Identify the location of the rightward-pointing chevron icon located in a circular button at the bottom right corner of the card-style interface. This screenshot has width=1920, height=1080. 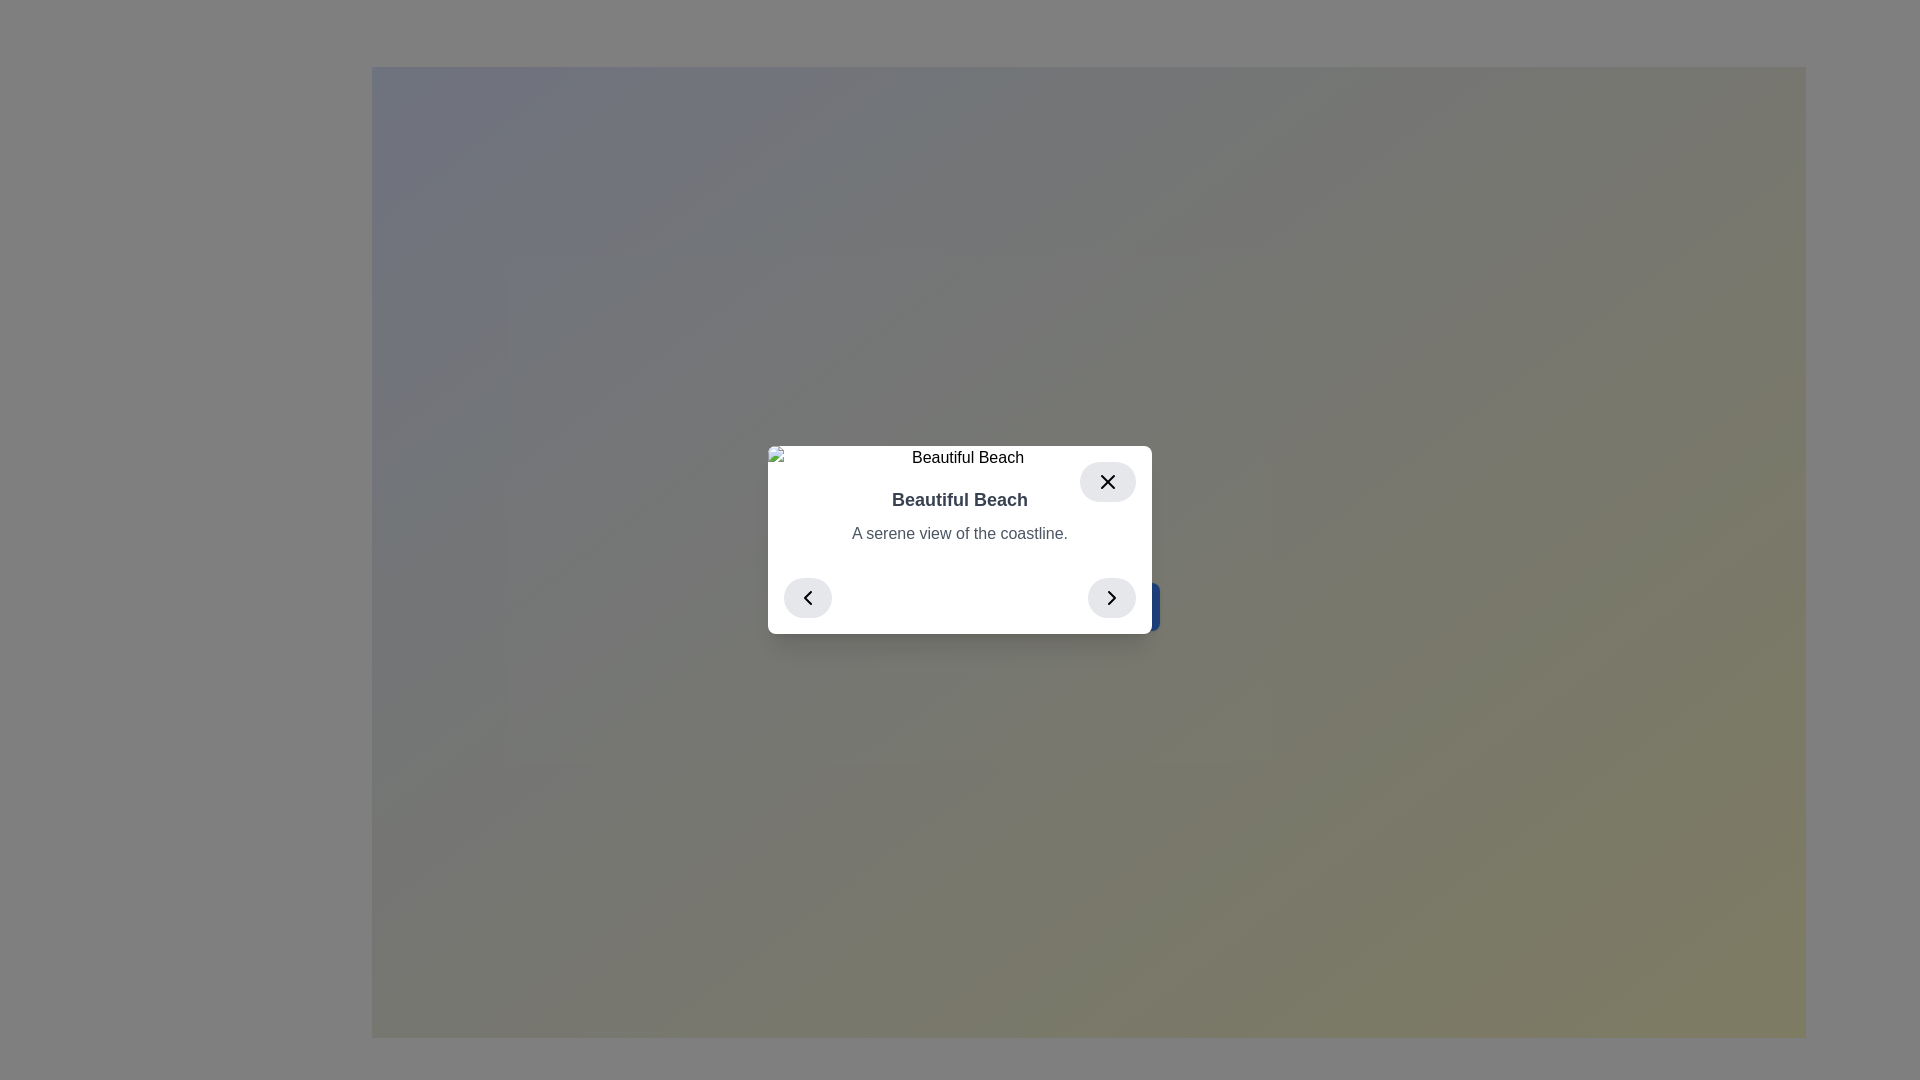
(1111, 596).